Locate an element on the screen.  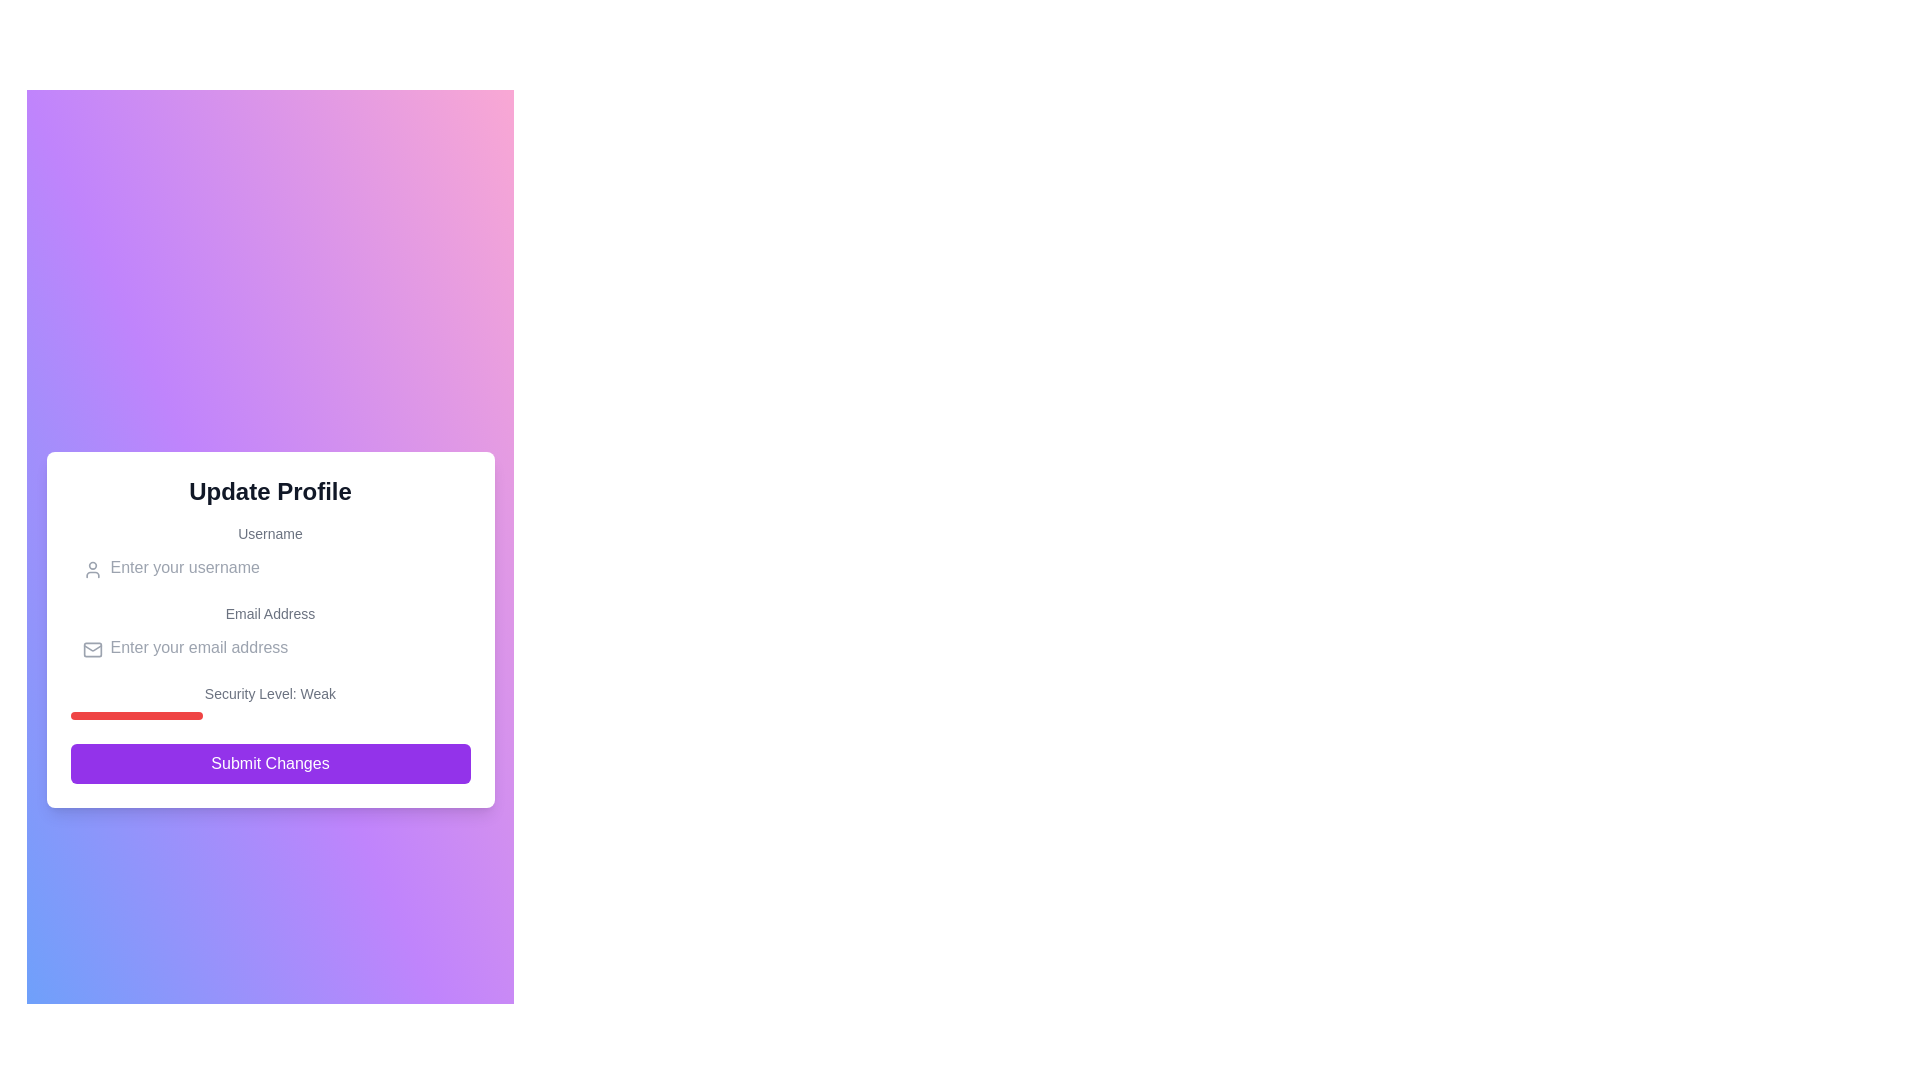
the 'Email Address' label, which is displayed in a small font with medium weight and gray color, positioned above the email input field in the upper-central area of the form is located at coordinates (269, 612).